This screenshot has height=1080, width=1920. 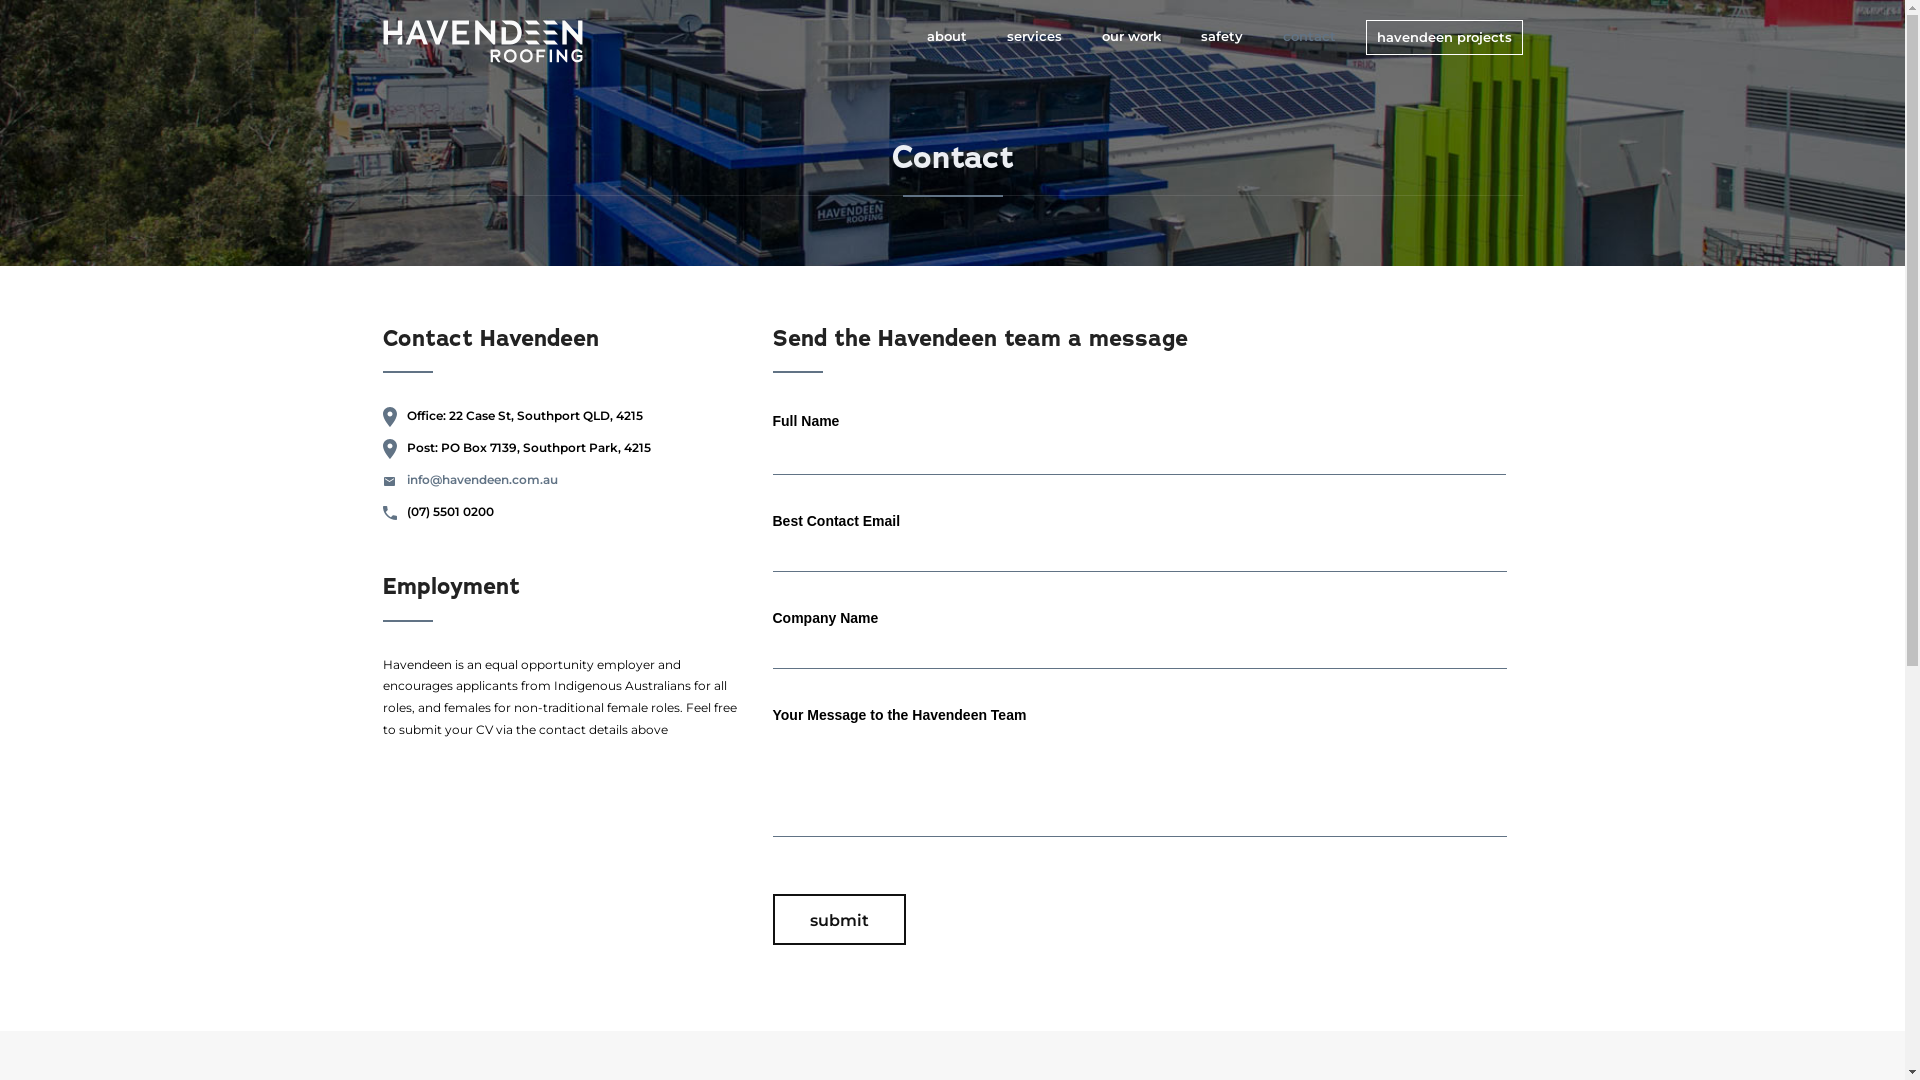 What do you see at coordinates (1318, 36) in the screenshot?
I see `'contact'` at bounding box center [1318, 36].